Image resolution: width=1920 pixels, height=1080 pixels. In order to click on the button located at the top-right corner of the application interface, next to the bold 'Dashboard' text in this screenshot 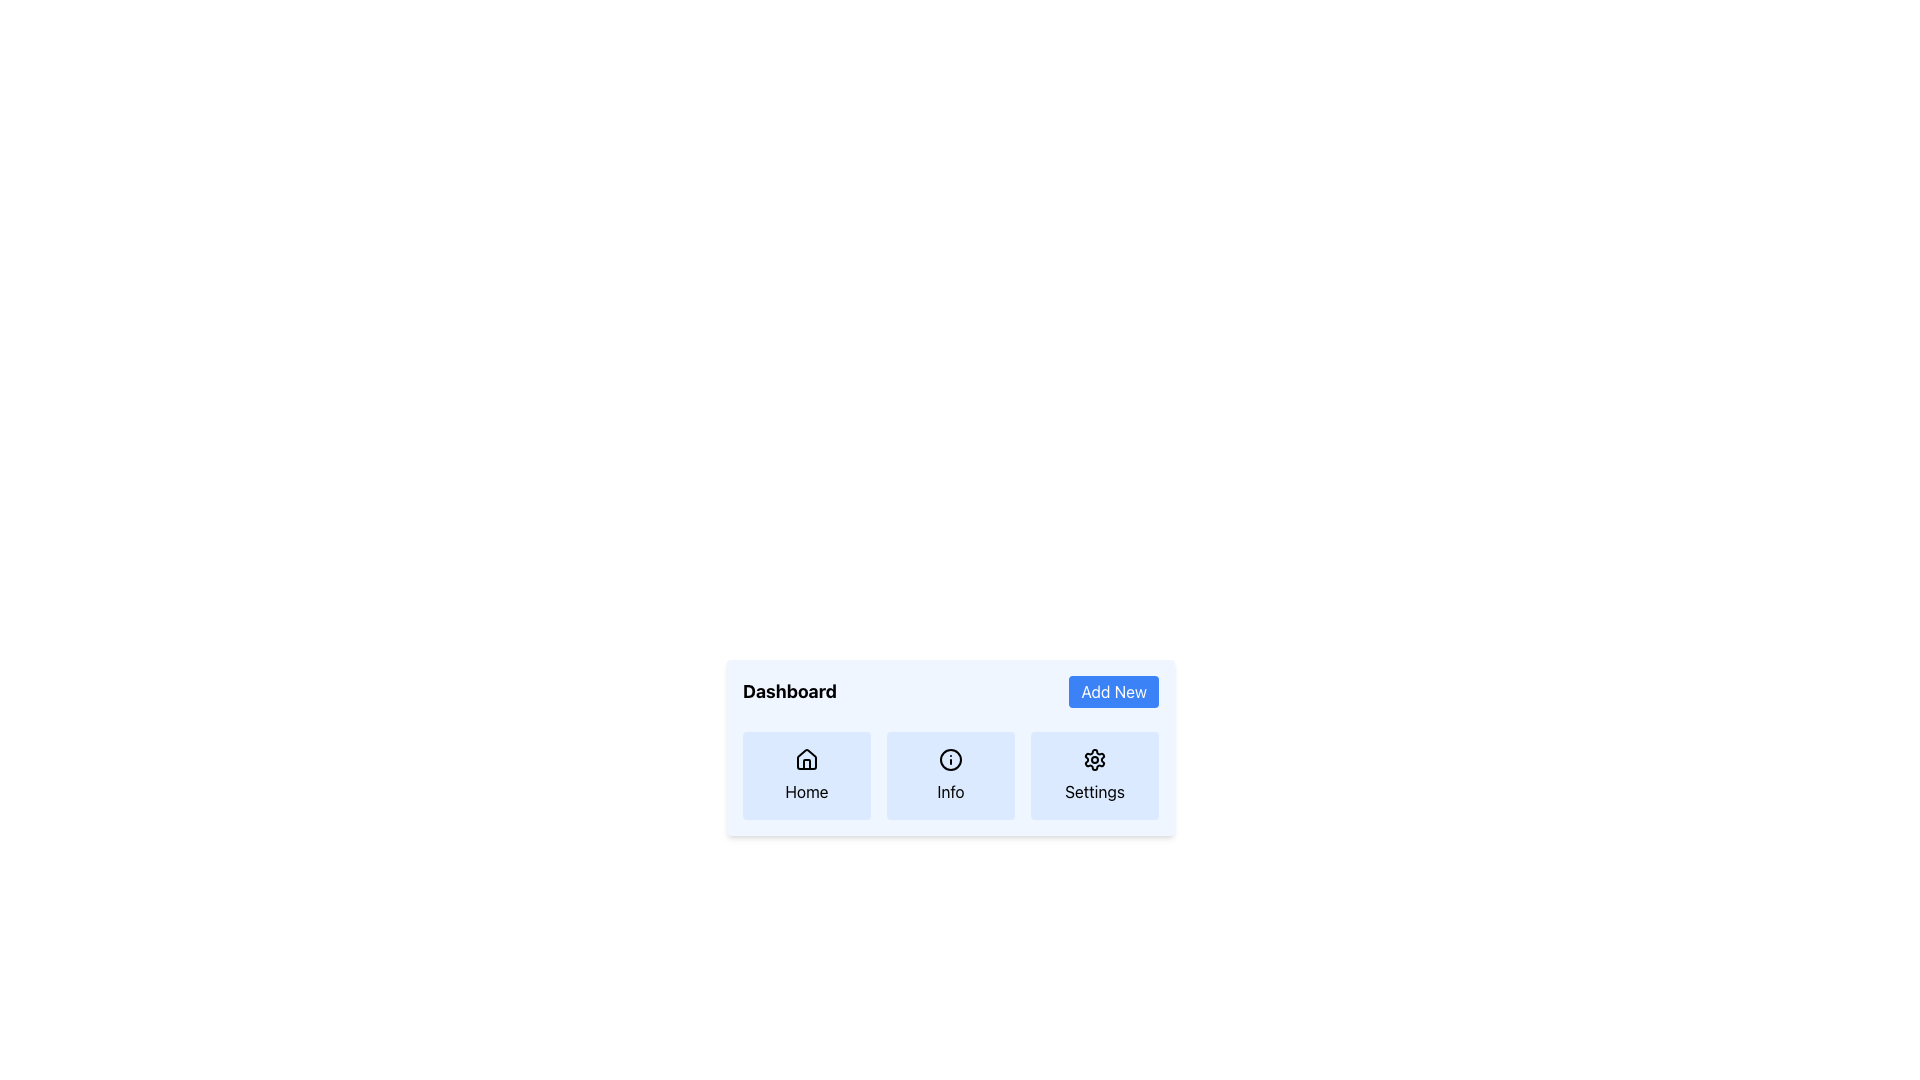, I will do `click(1113, 690)`.